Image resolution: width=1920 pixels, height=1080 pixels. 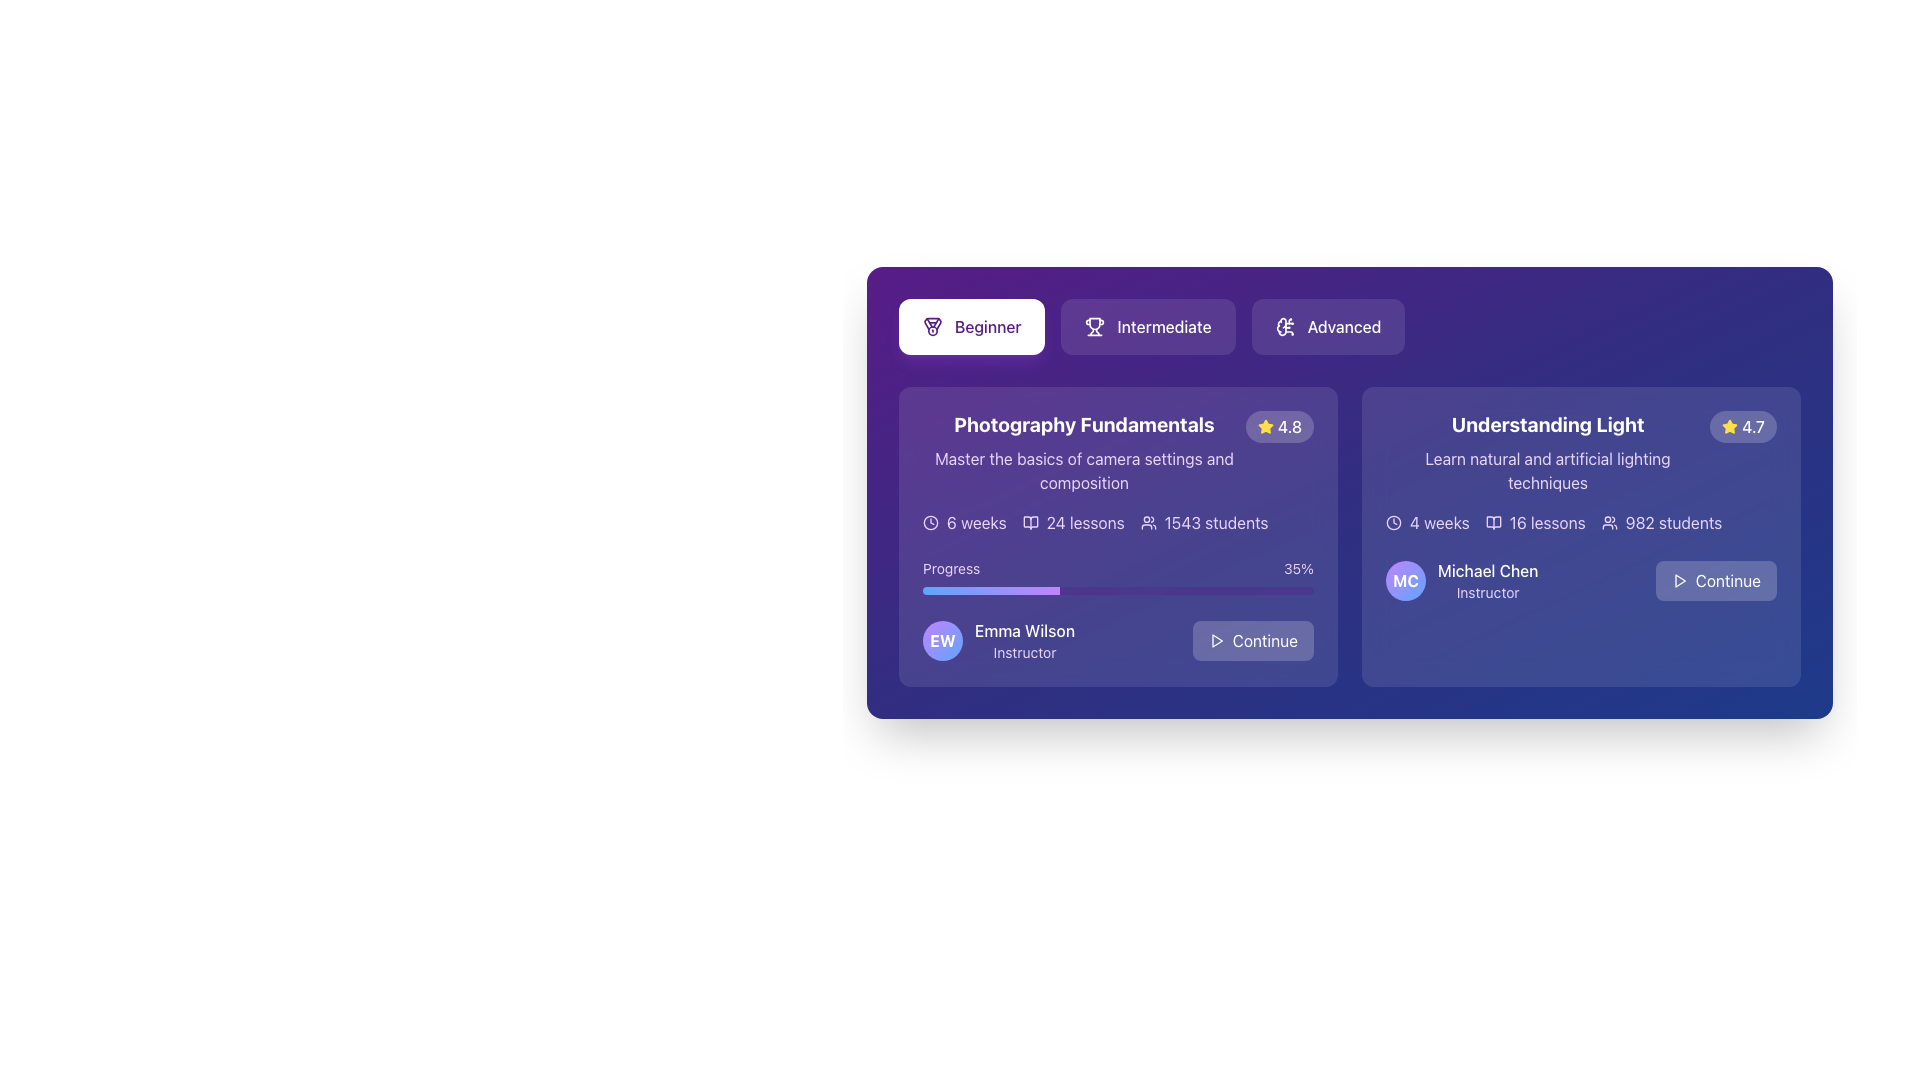 What do you see at coordinates (1083, 452) in the screenshot?
I see `the title and subtitle text description located within the leftmost card under the 'Beginner' category, which provides a quick overview of the course content and purpose` at bounding box center [1083, 452].